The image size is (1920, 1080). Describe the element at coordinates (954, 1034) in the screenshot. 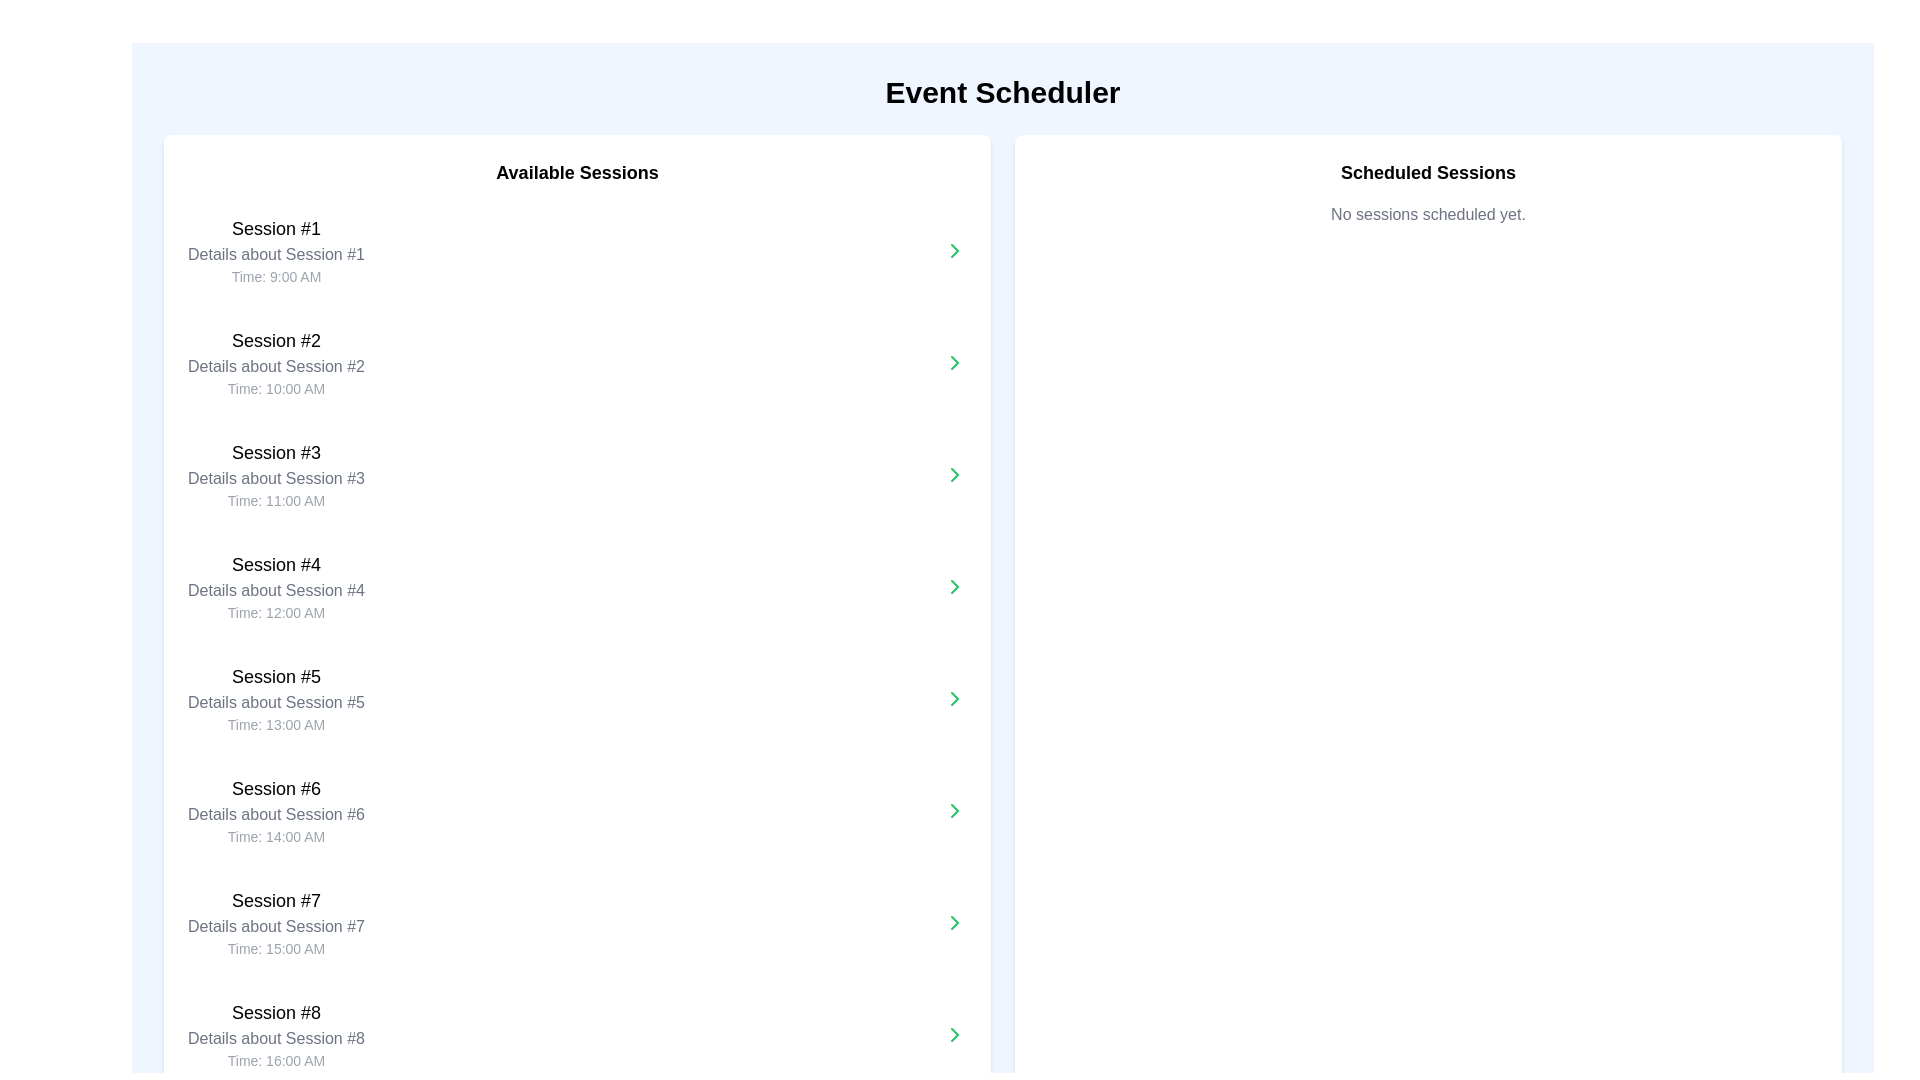

I see `the Chevron icon/button located at the far right of the 'Session #8' entry in the 'Available Sessions' list for keyboard navigation` at that location.